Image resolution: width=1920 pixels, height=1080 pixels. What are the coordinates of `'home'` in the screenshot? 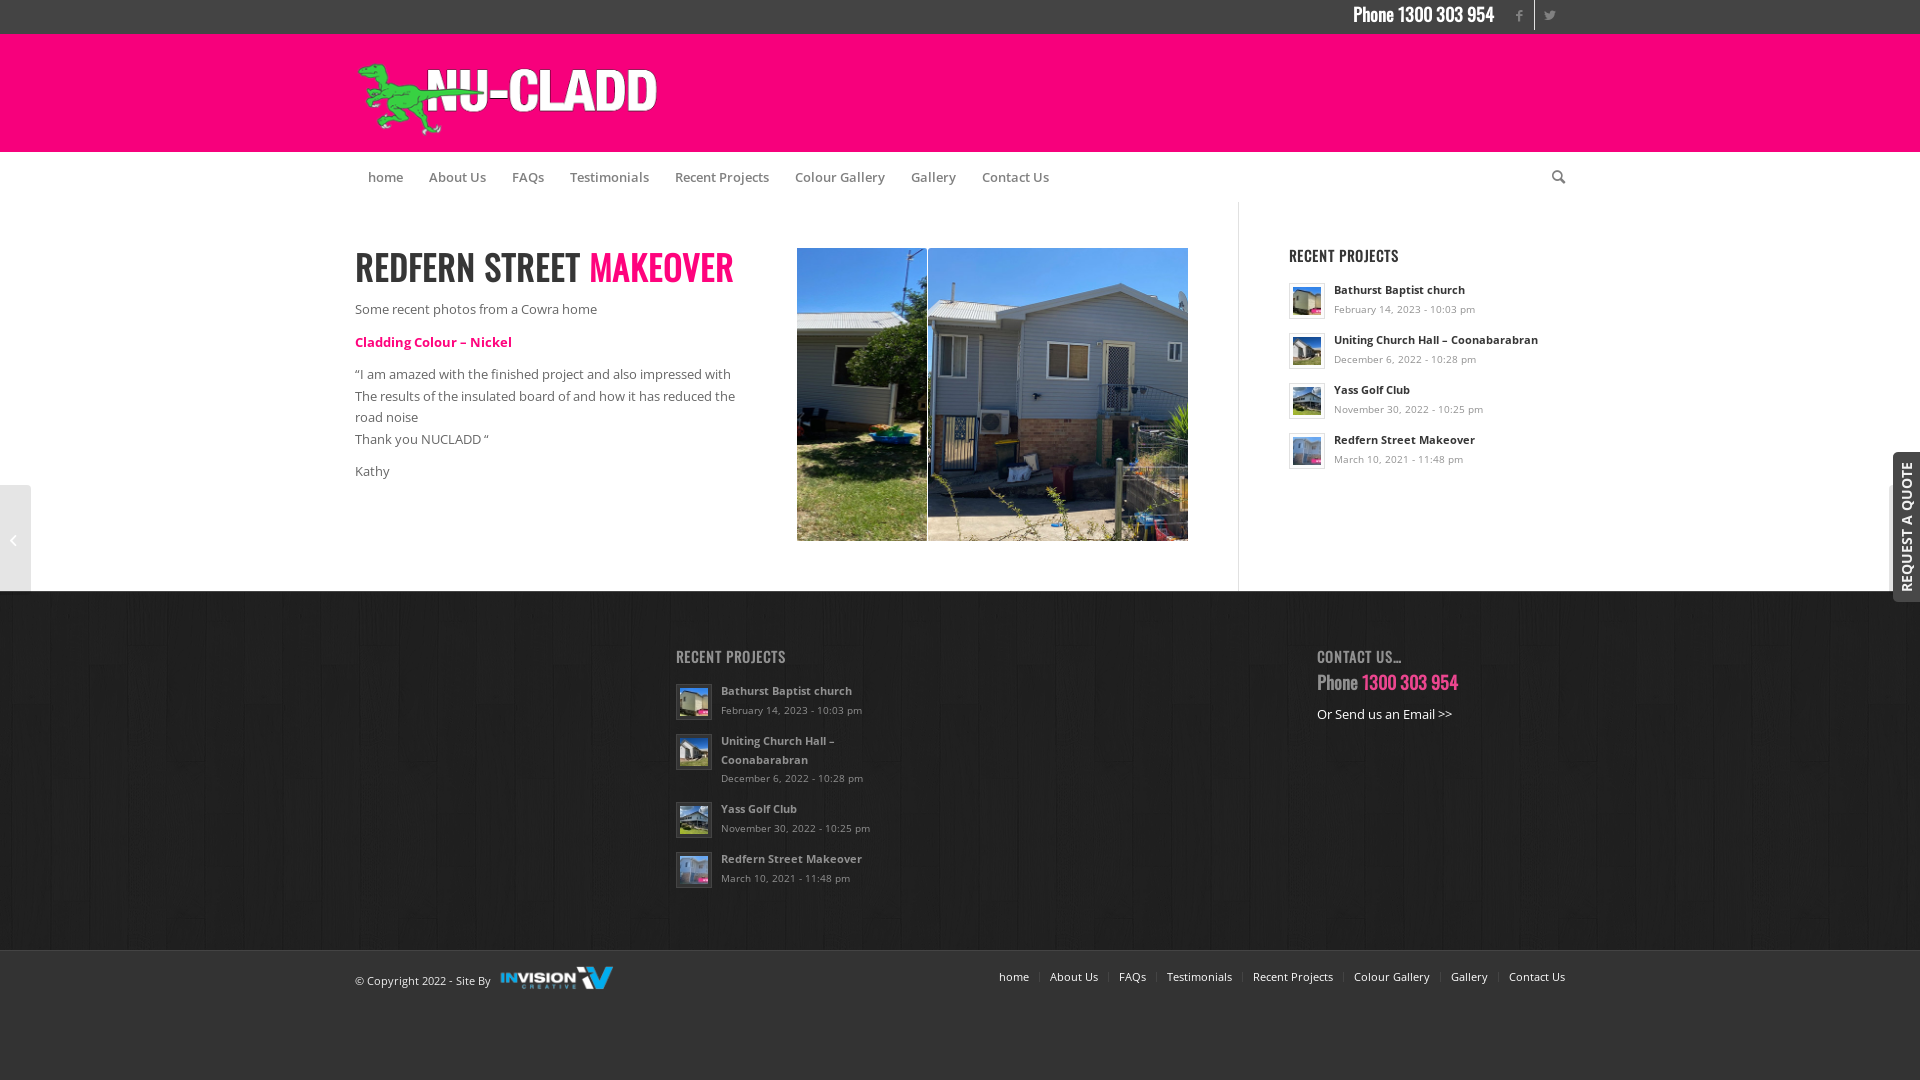 It's located at (1013, 975).